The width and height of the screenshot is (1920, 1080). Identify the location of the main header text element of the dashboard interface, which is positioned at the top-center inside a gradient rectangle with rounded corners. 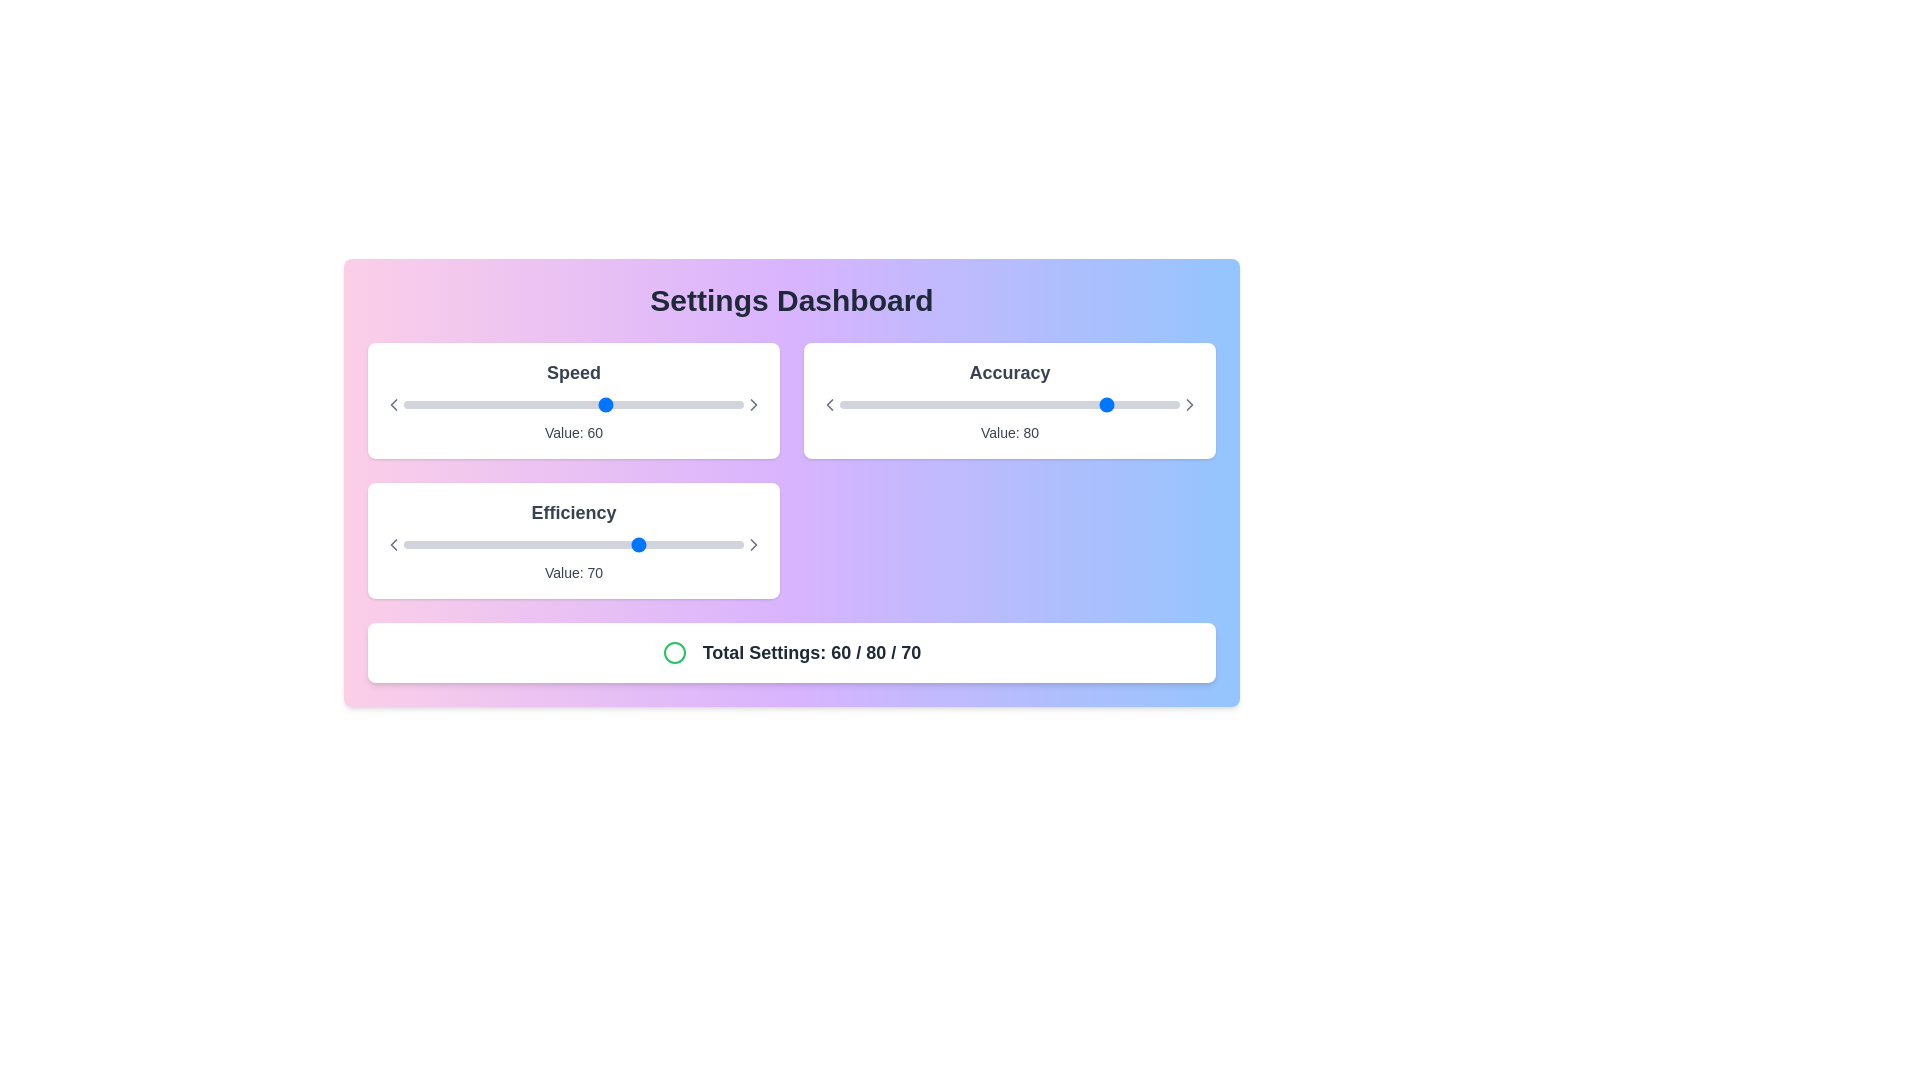
(791, 300).